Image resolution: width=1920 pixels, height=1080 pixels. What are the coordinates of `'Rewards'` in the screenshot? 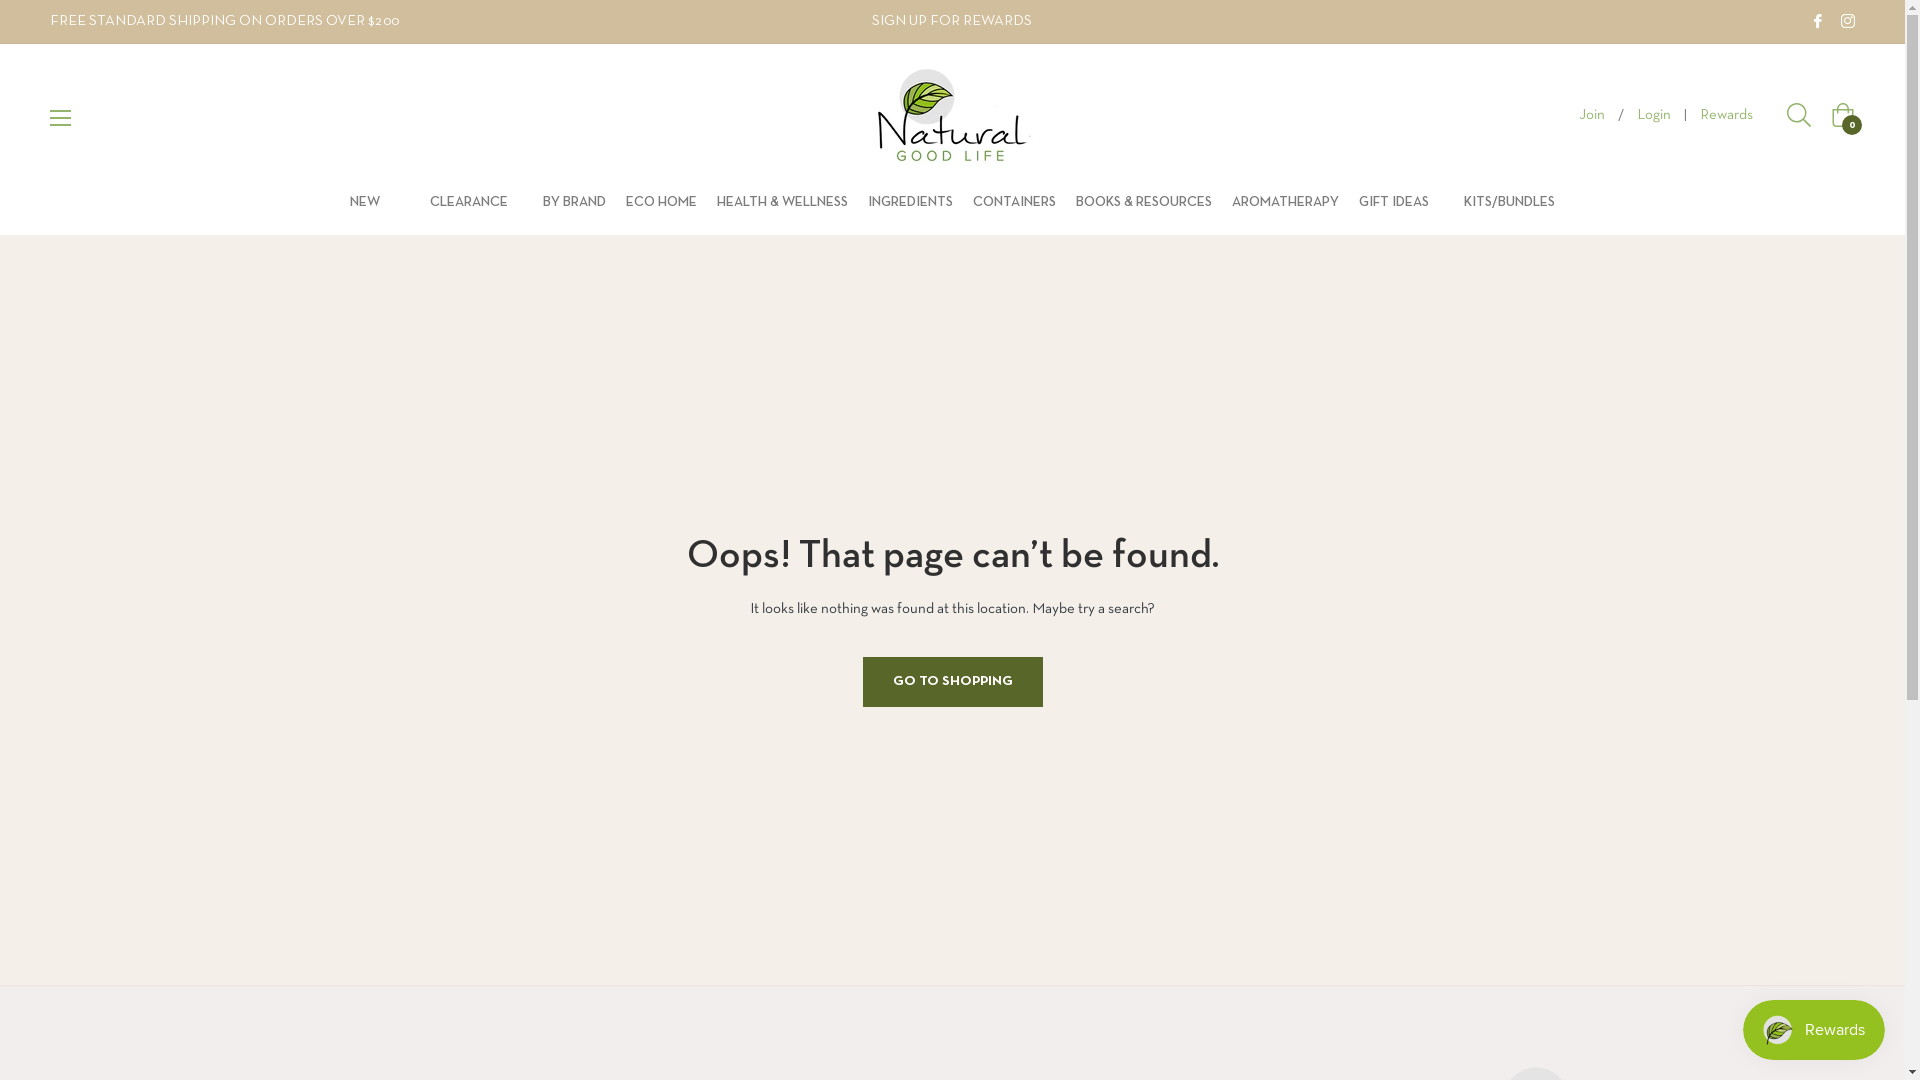 It's located at (1688, 115).